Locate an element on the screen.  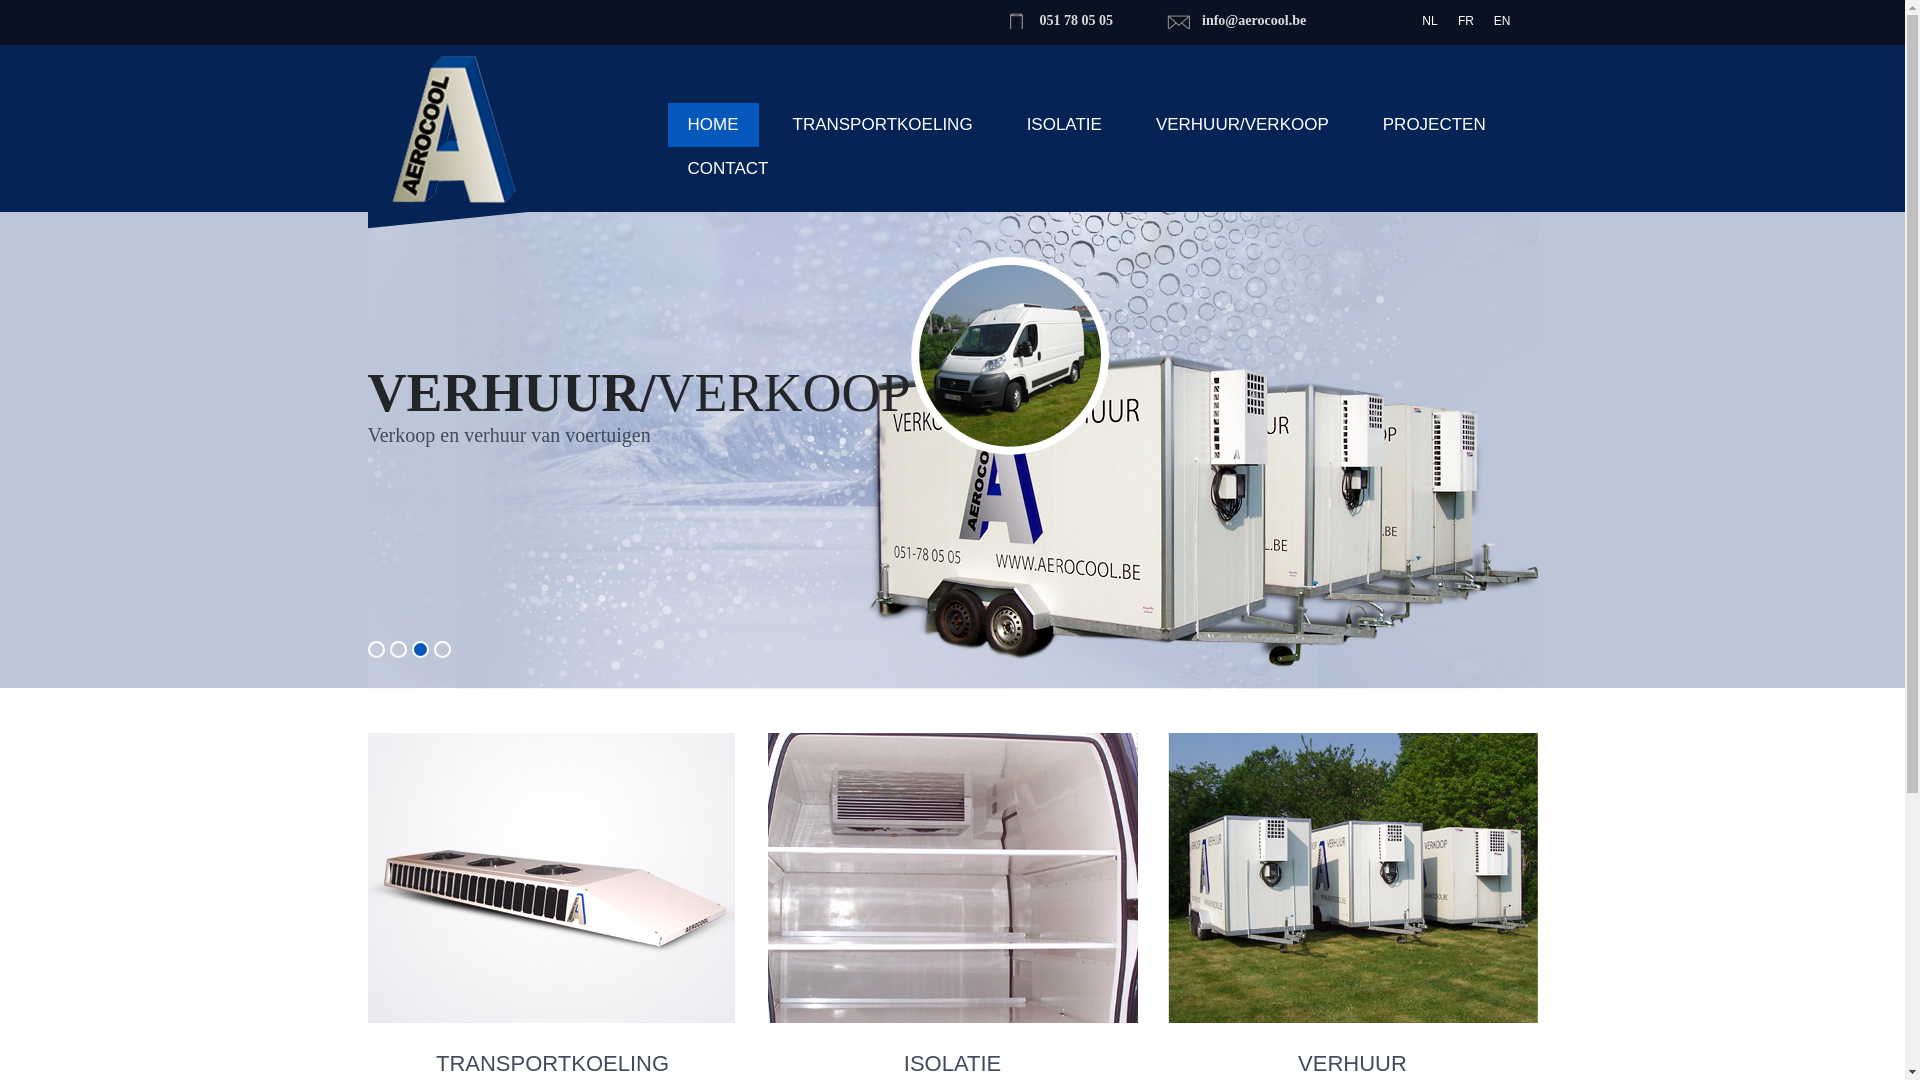
'1' is located at coordinates (376, 649).